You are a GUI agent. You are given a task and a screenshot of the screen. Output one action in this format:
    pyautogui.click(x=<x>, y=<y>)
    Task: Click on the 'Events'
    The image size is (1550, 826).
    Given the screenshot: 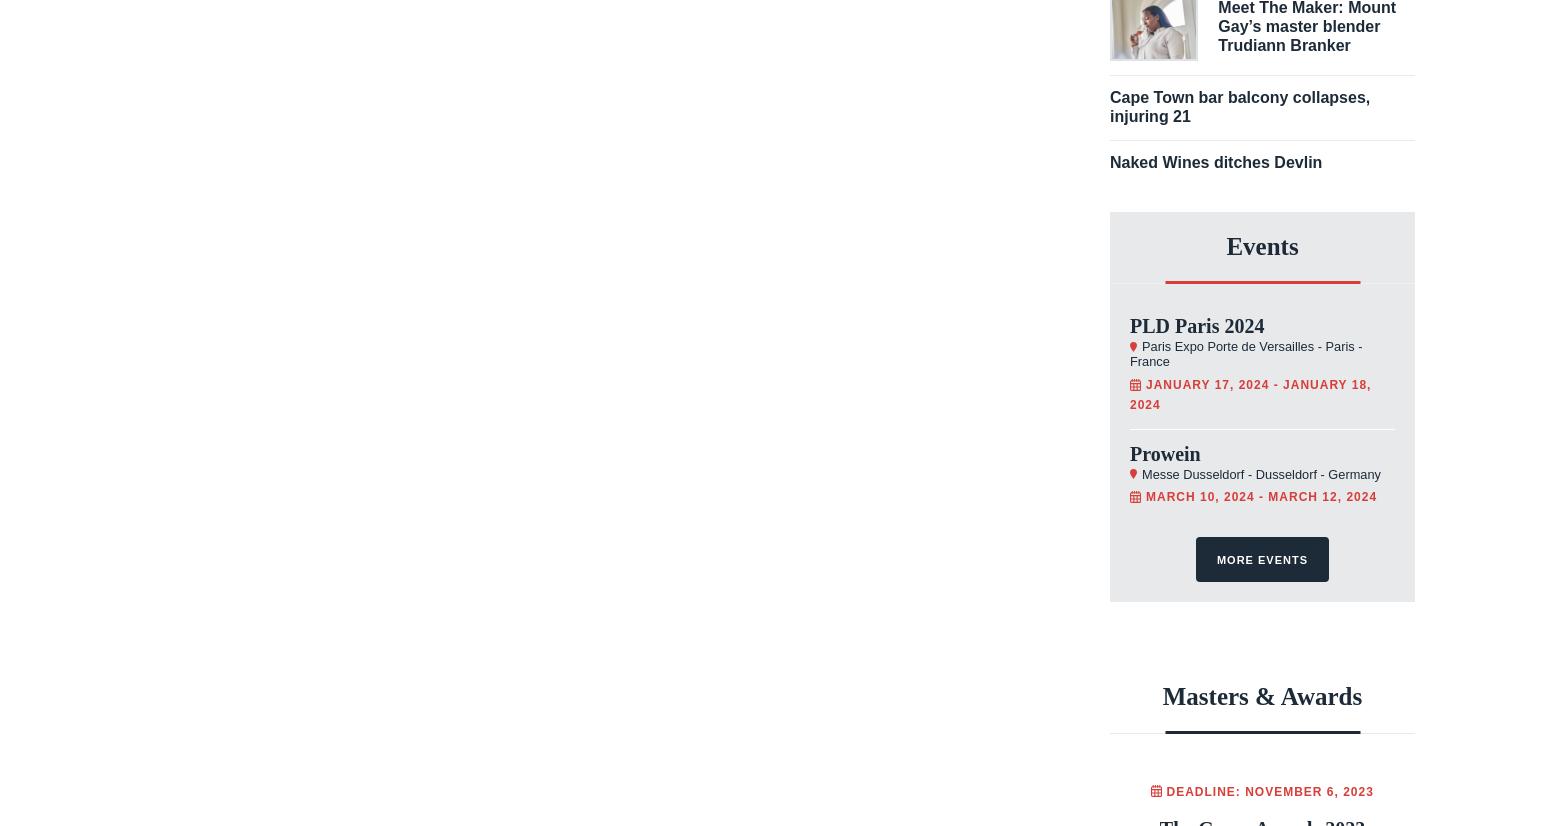 What is the action you would take?
    pyautogui.click(x=1261, y=246)
    